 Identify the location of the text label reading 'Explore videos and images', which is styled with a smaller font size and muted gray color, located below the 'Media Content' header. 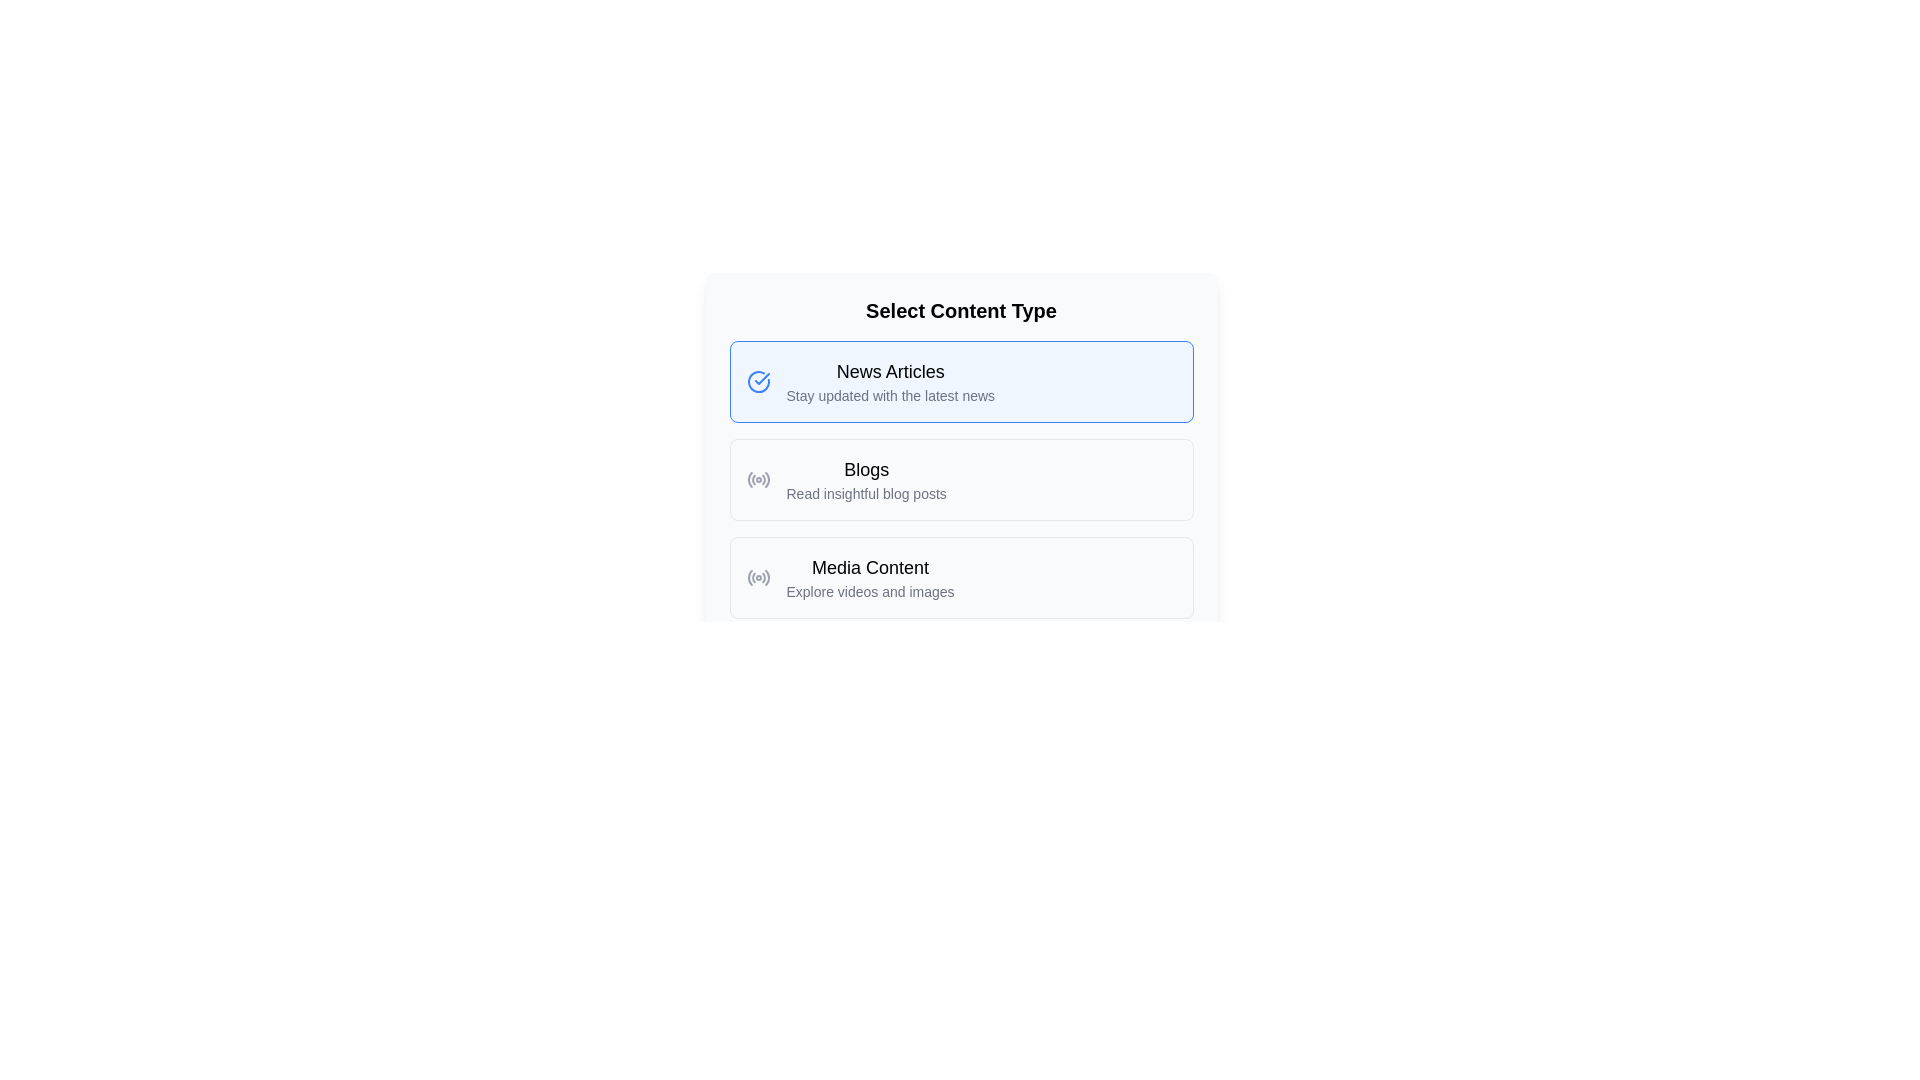
(870, 590).